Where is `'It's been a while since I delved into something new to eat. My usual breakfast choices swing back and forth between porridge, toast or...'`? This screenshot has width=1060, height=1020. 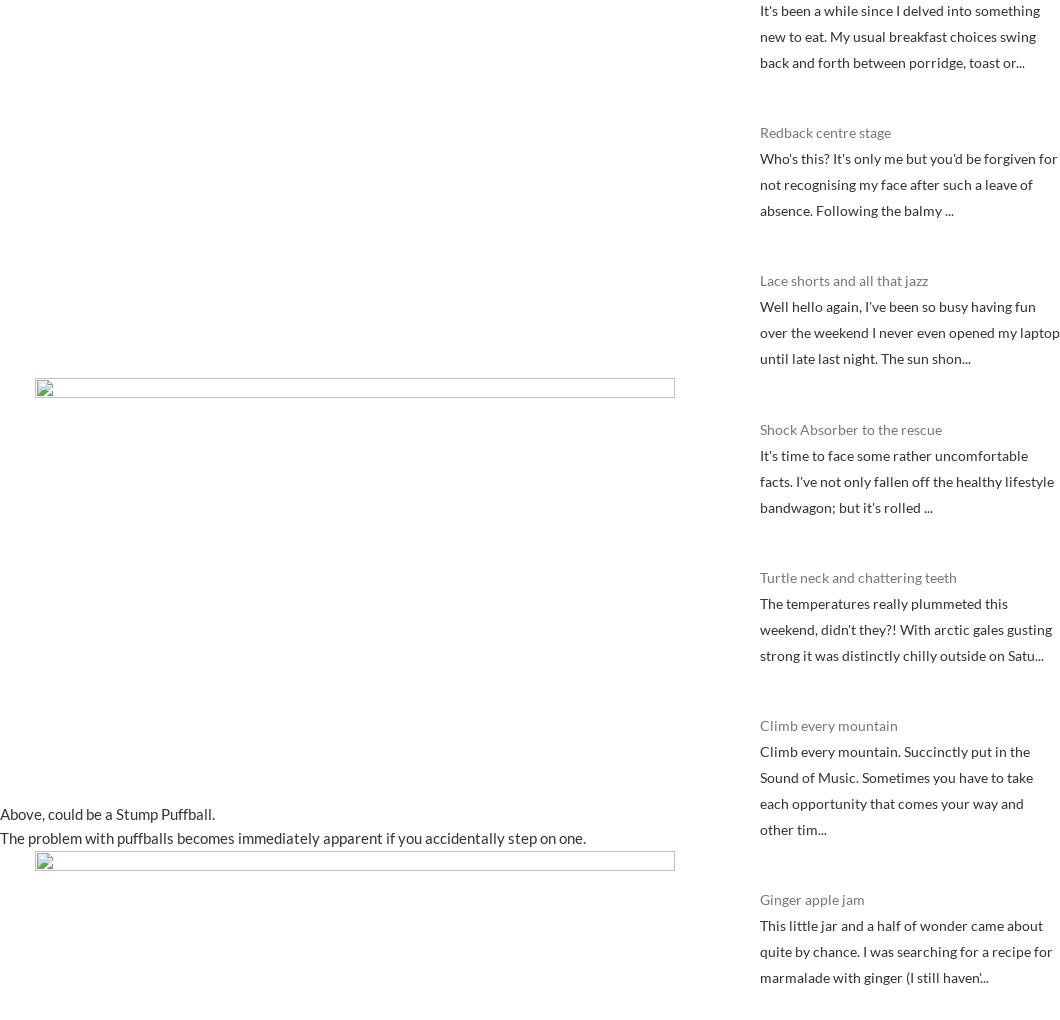
'It's been a while since I delved into something new to eat. My usual breakfast choices swing back and forth between porridge, toast or...' is located at coordinates (900, 34).